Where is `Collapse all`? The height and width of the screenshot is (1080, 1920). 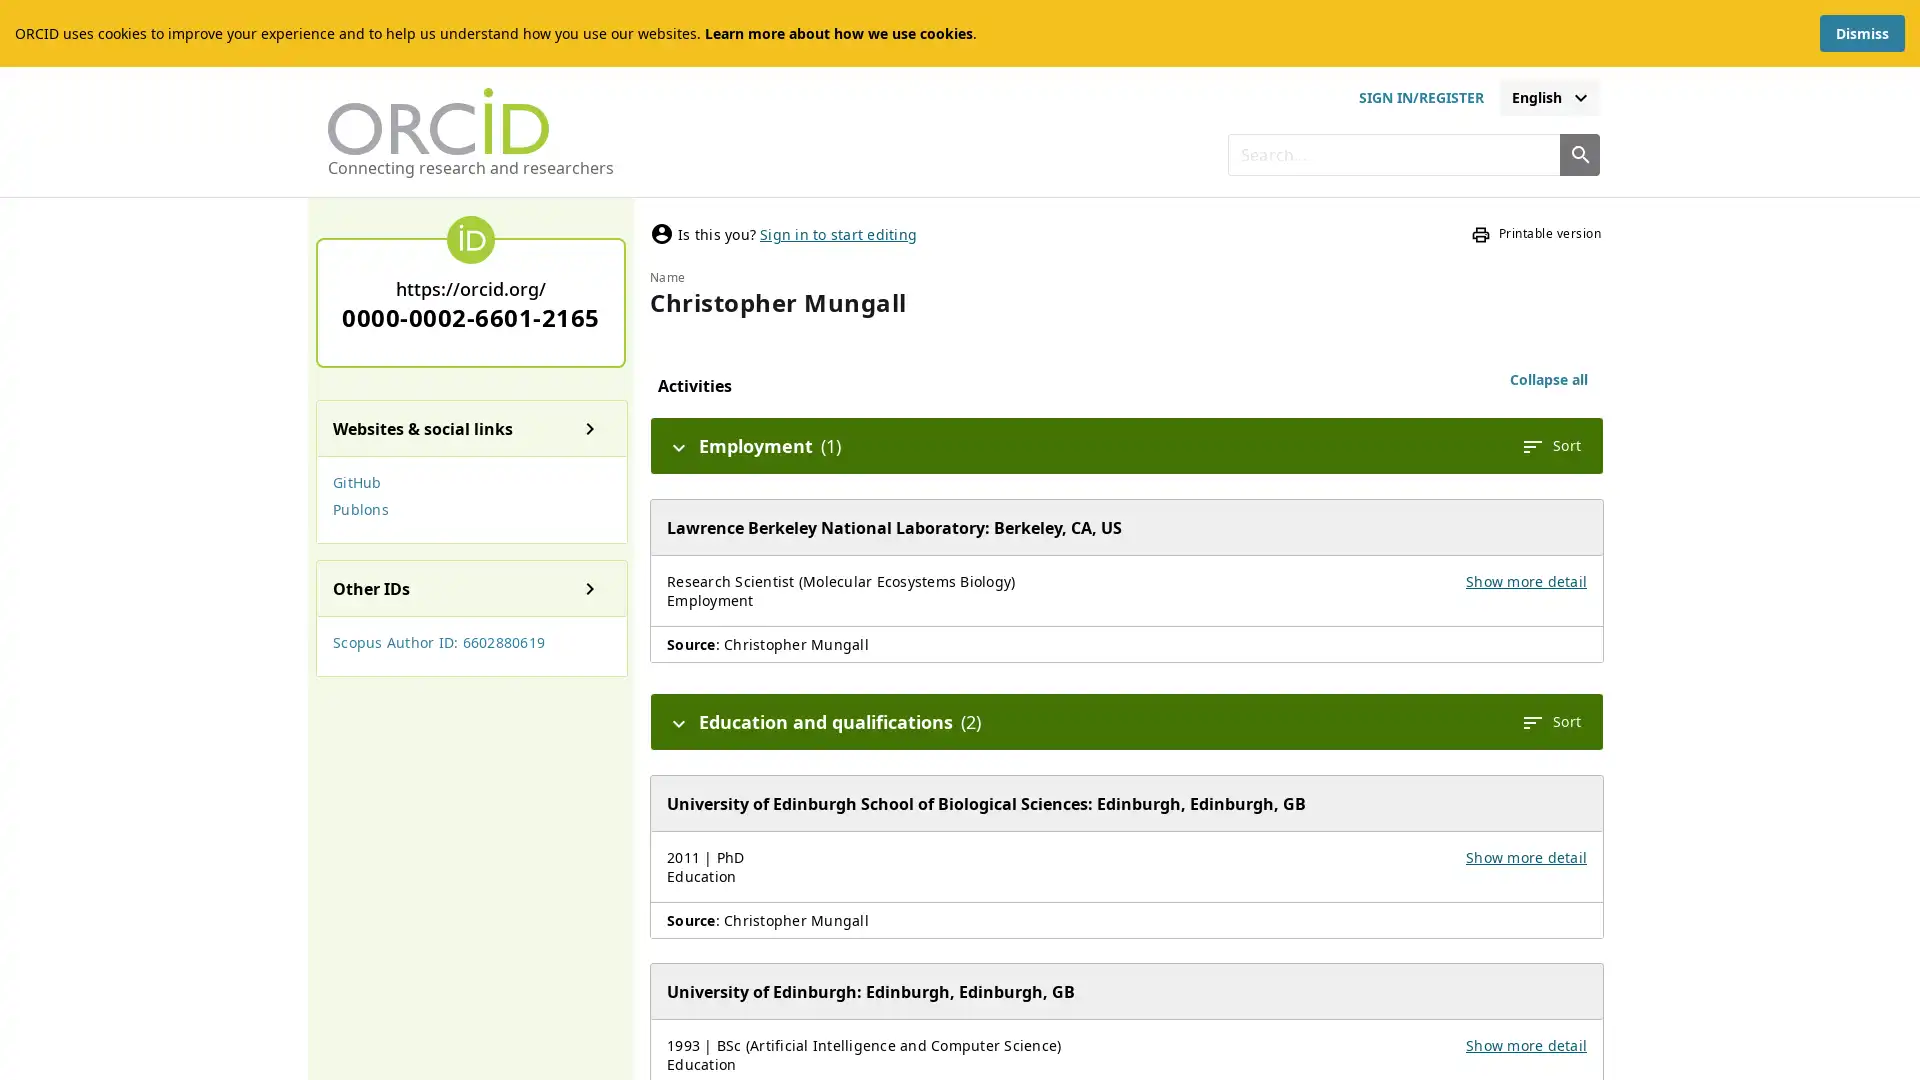
Collapse all is located at coordinates (1548, 380).